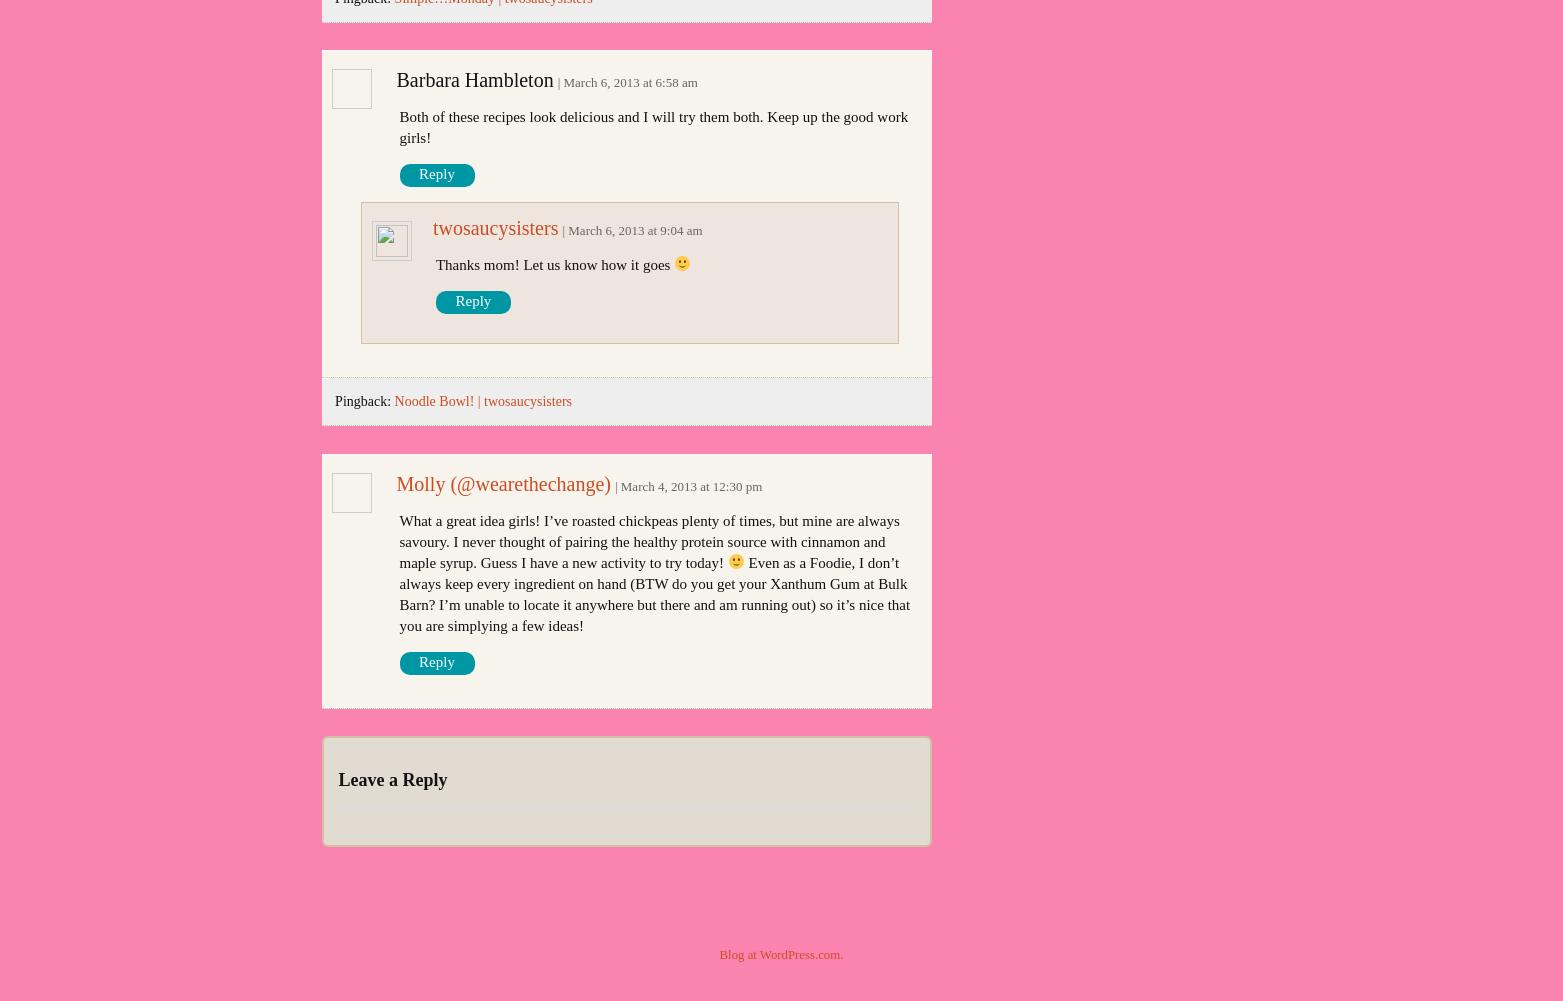 The height and width of the screenshot is (1001, 1563). I want to click on 'Blog at WordPress.com.', so click(718, 952).